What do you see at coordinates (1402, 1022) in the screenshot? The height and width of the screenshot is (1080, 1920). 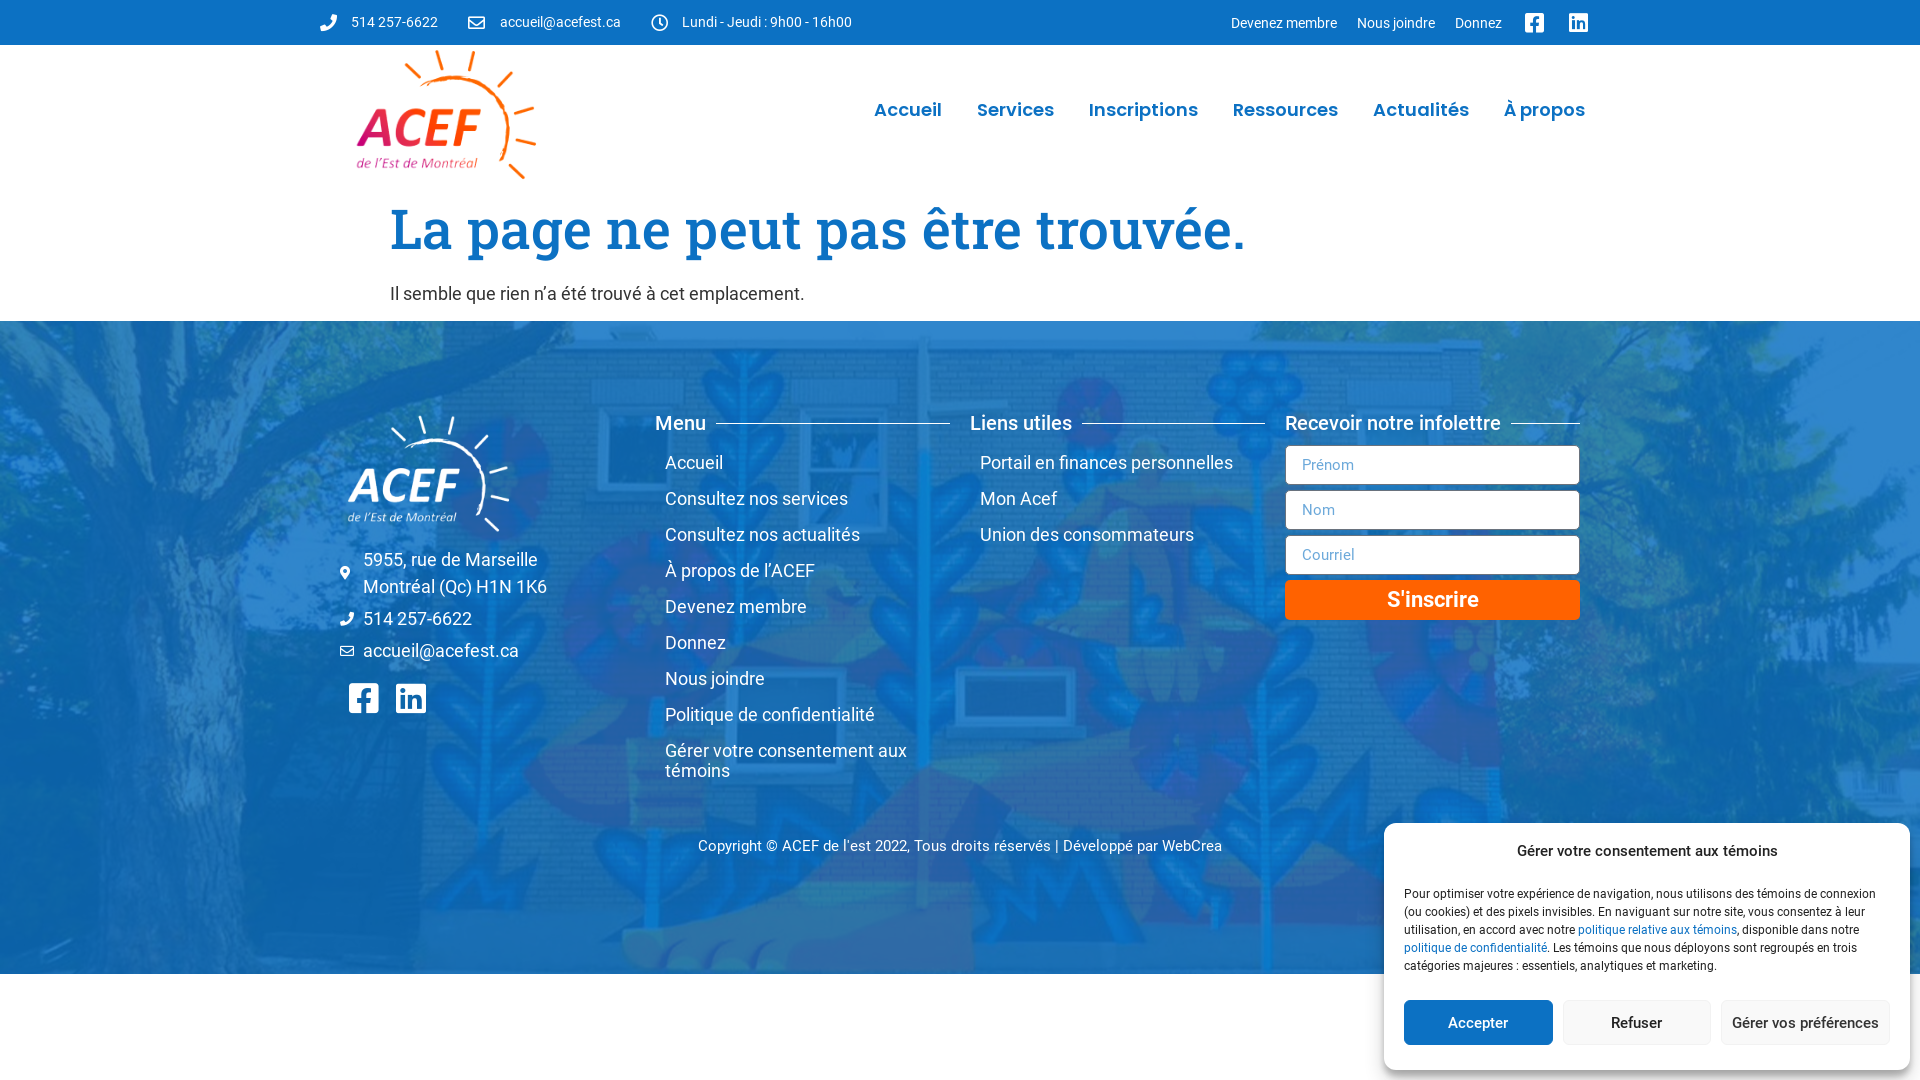 I see `'Accepter'` at bounding box center [1402, 1022].